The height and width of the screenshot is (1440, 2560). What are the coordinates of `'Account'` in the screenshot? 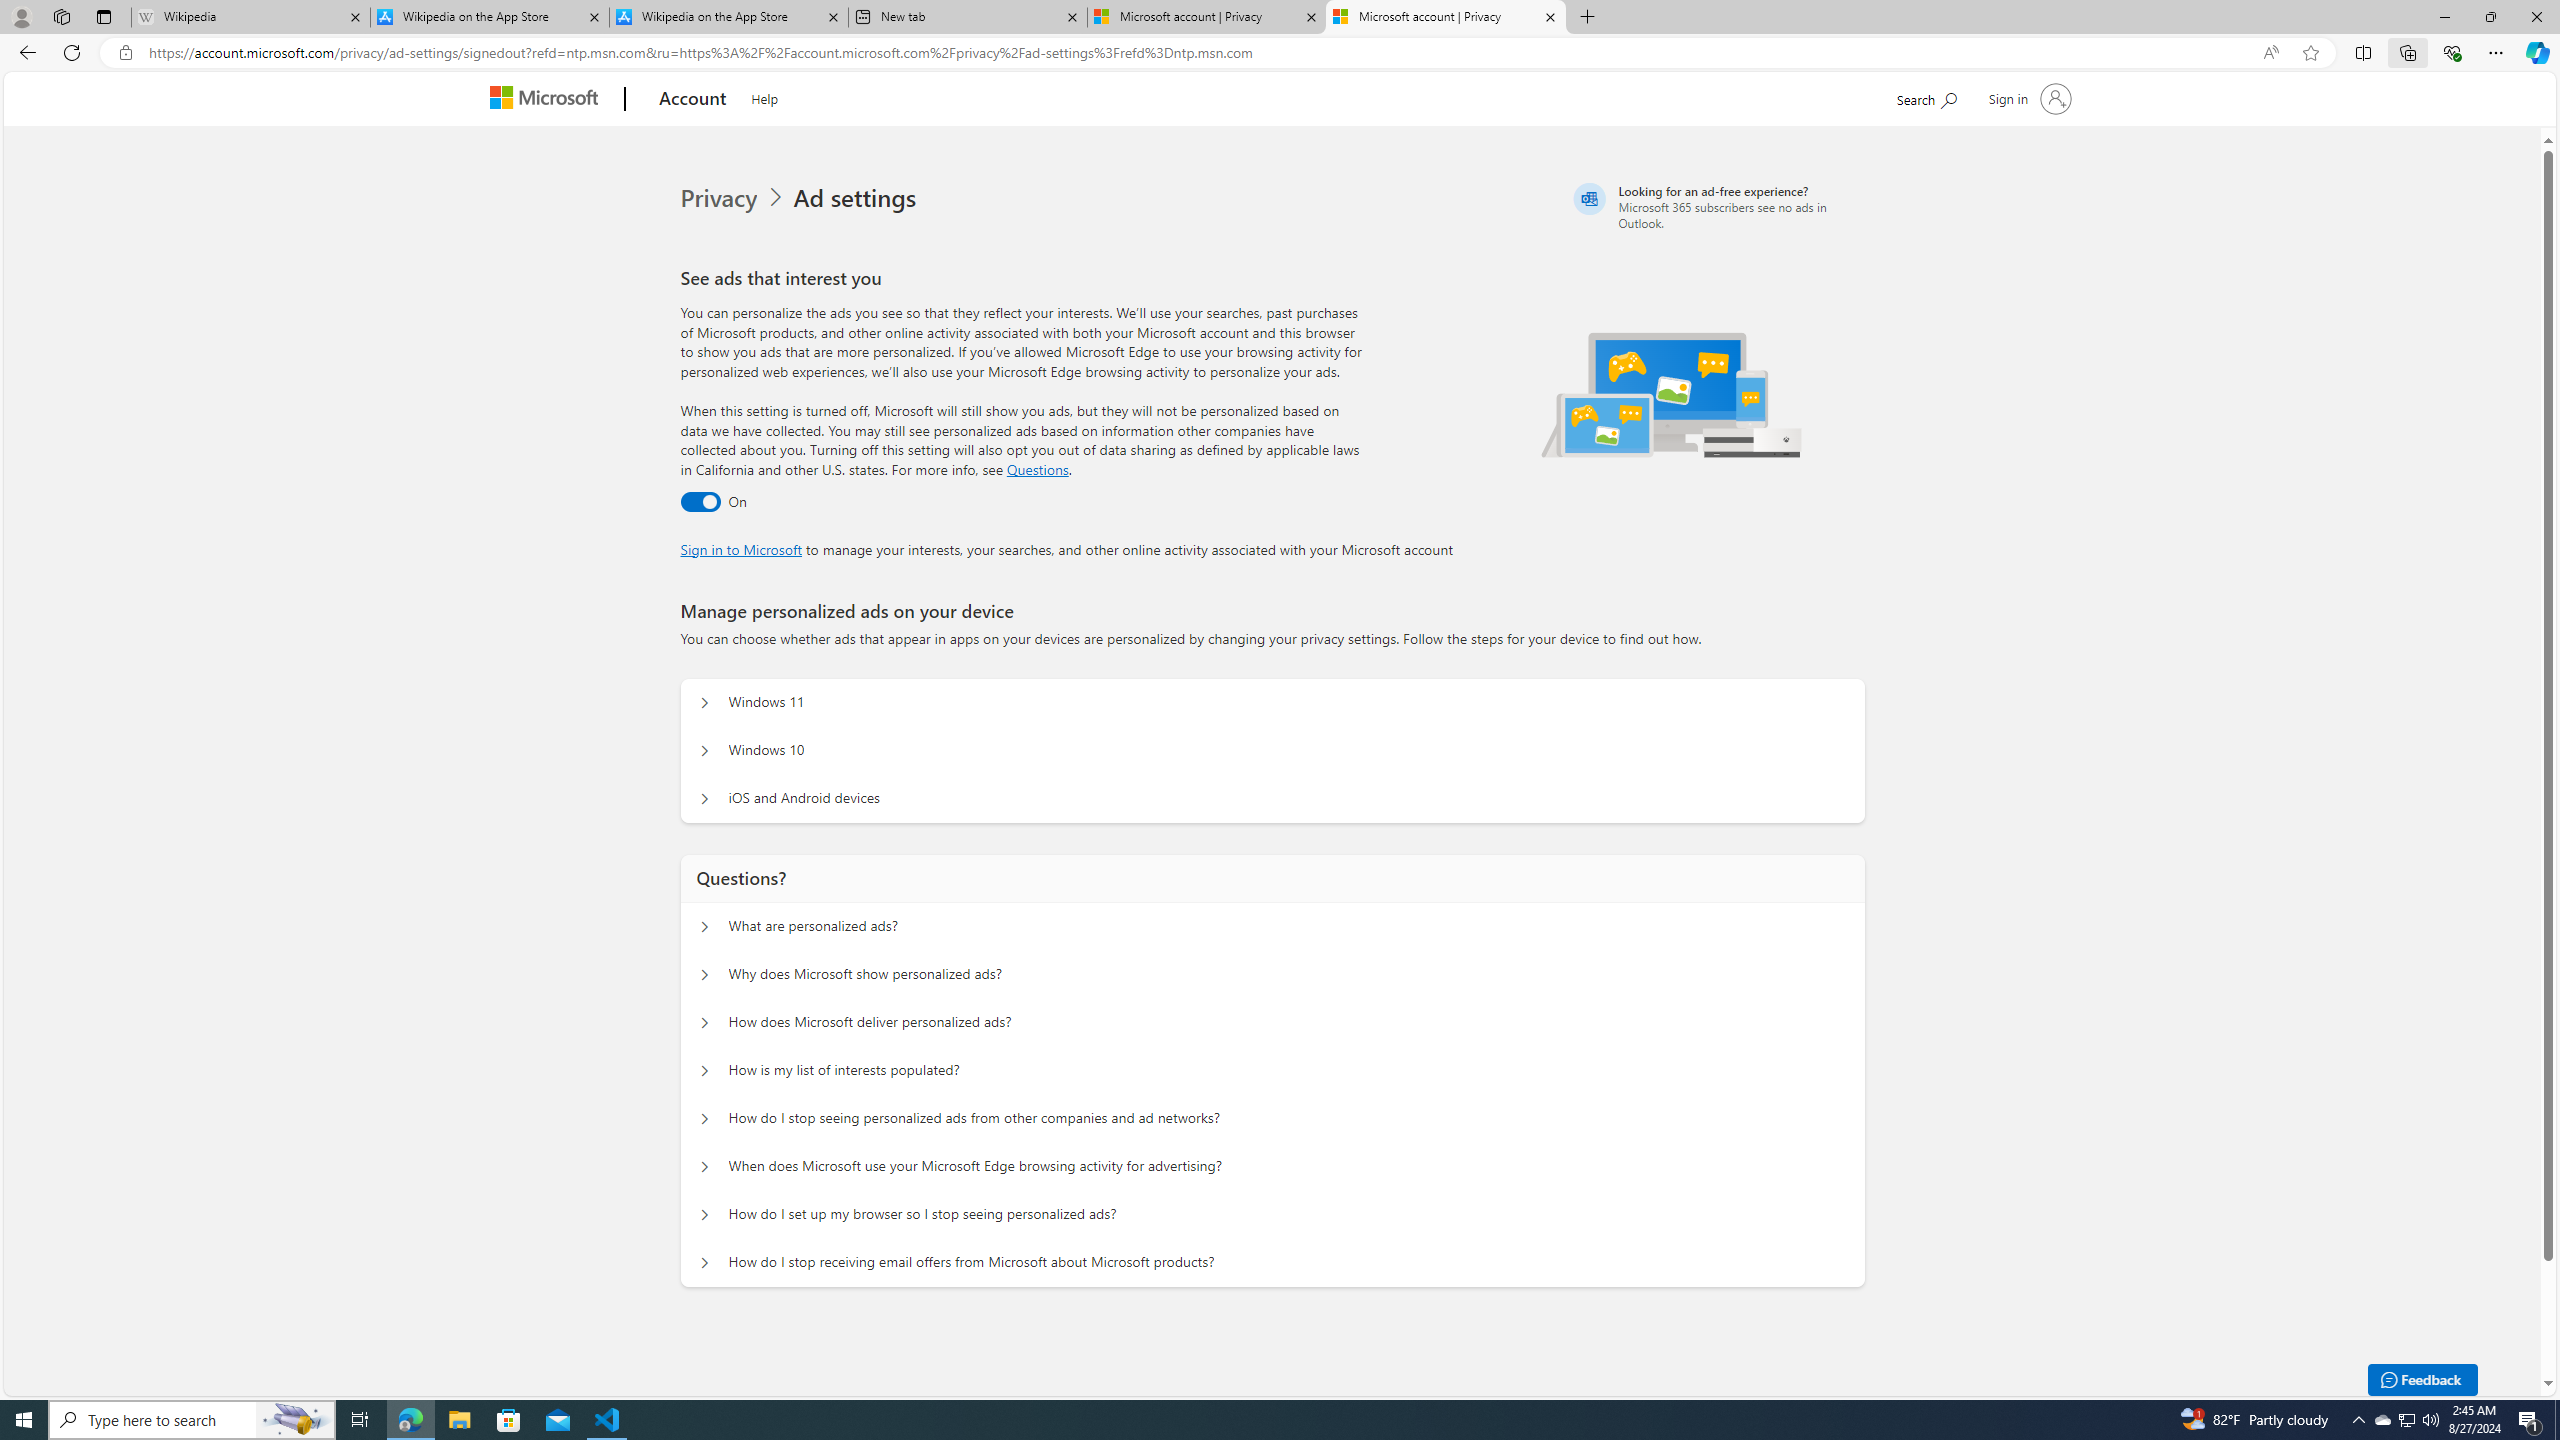 It's located at (692, 99).